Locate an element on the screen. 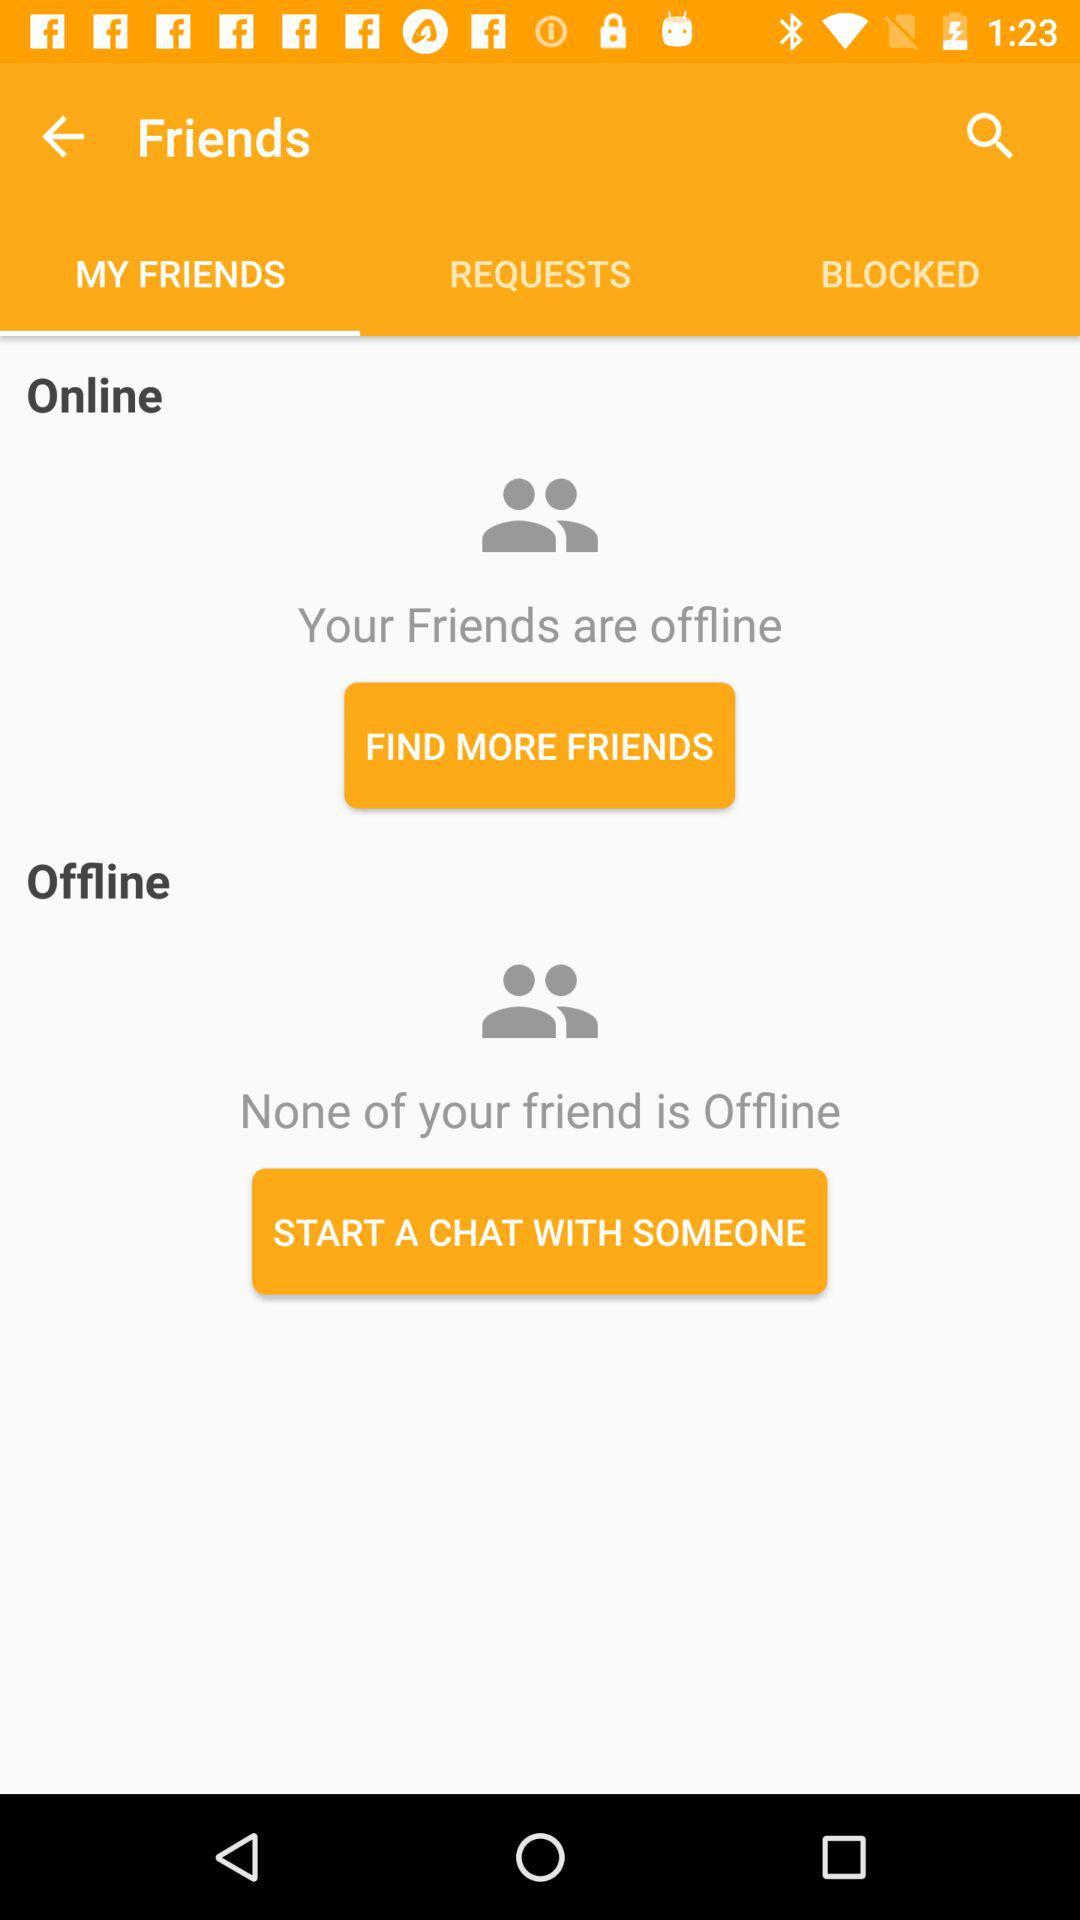 This screenshot has width=1080, height=1920. the item to the left of the friends is located at coordinates (61, 135).